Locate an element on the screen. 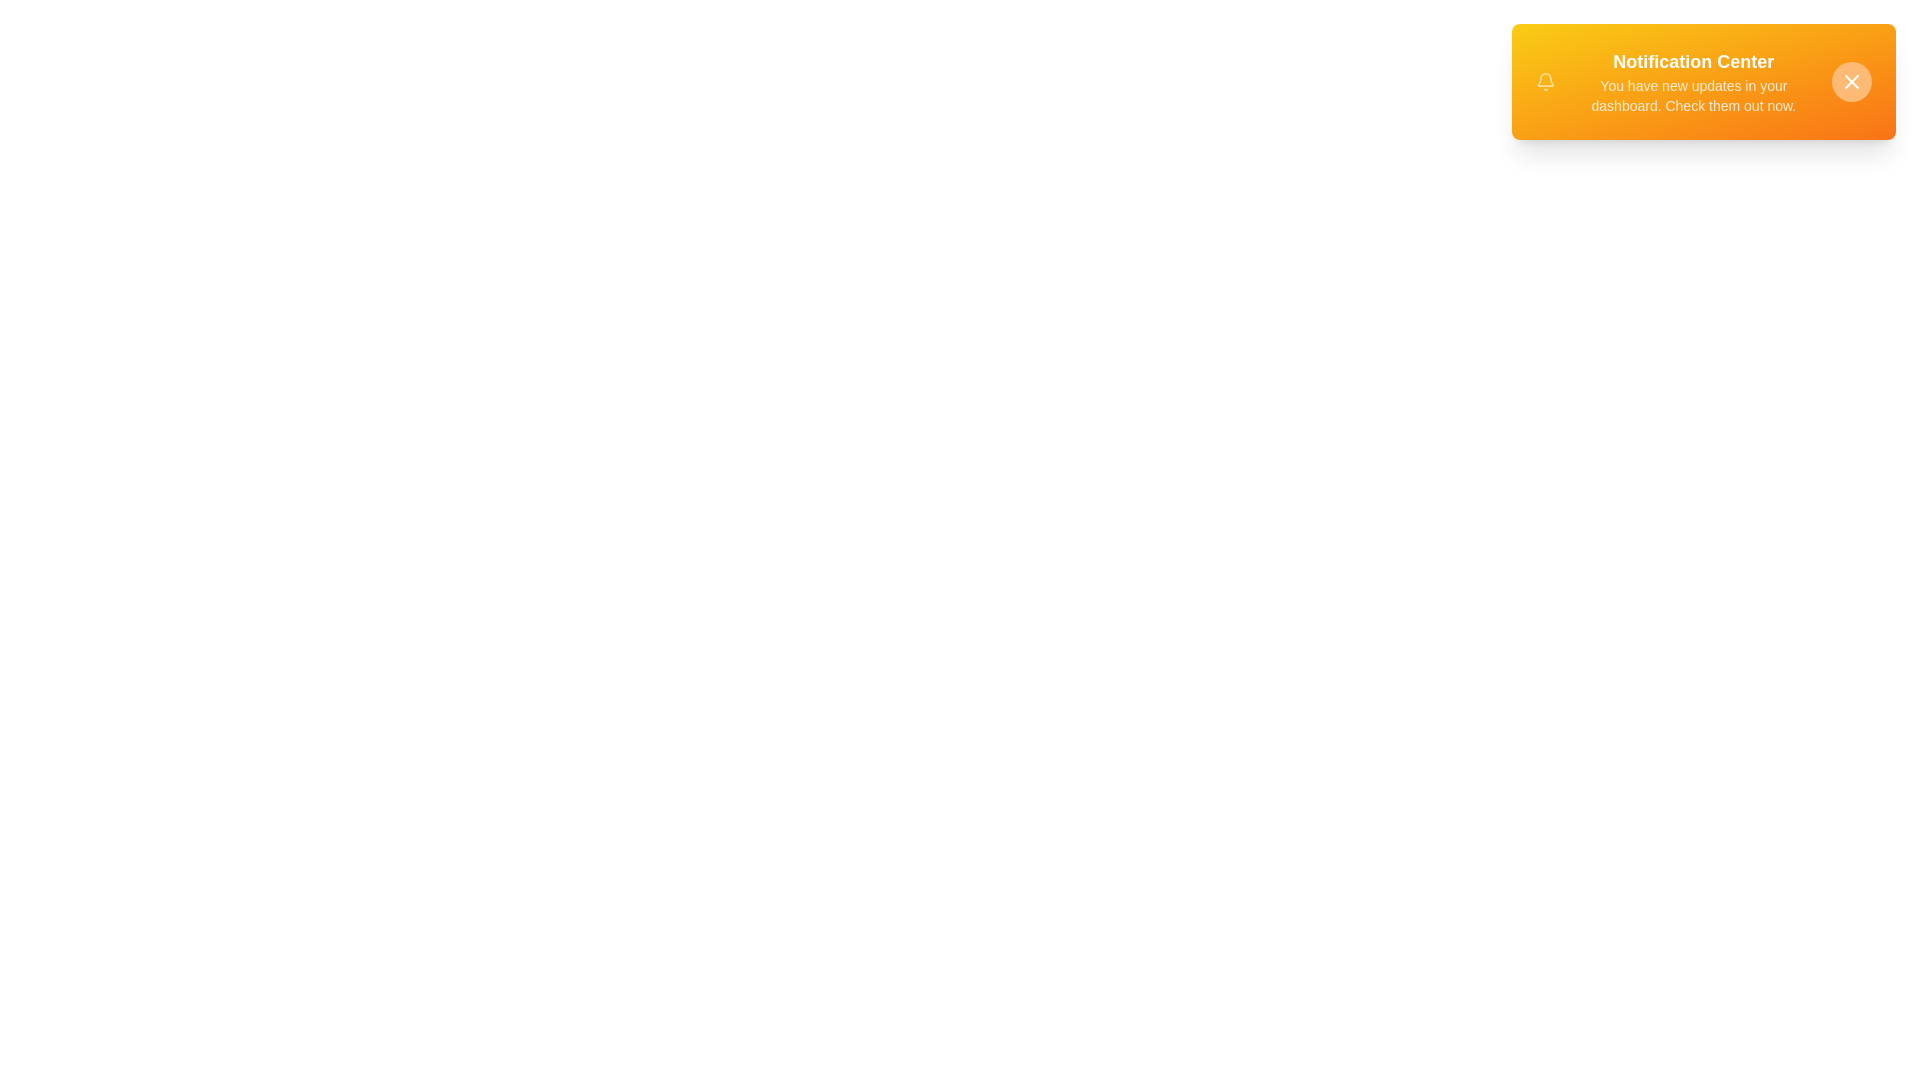 The height and width of the screenshot is (1080, 1920). the close button of the snackbar to dismiss it is located at coordinates (1851, 80).